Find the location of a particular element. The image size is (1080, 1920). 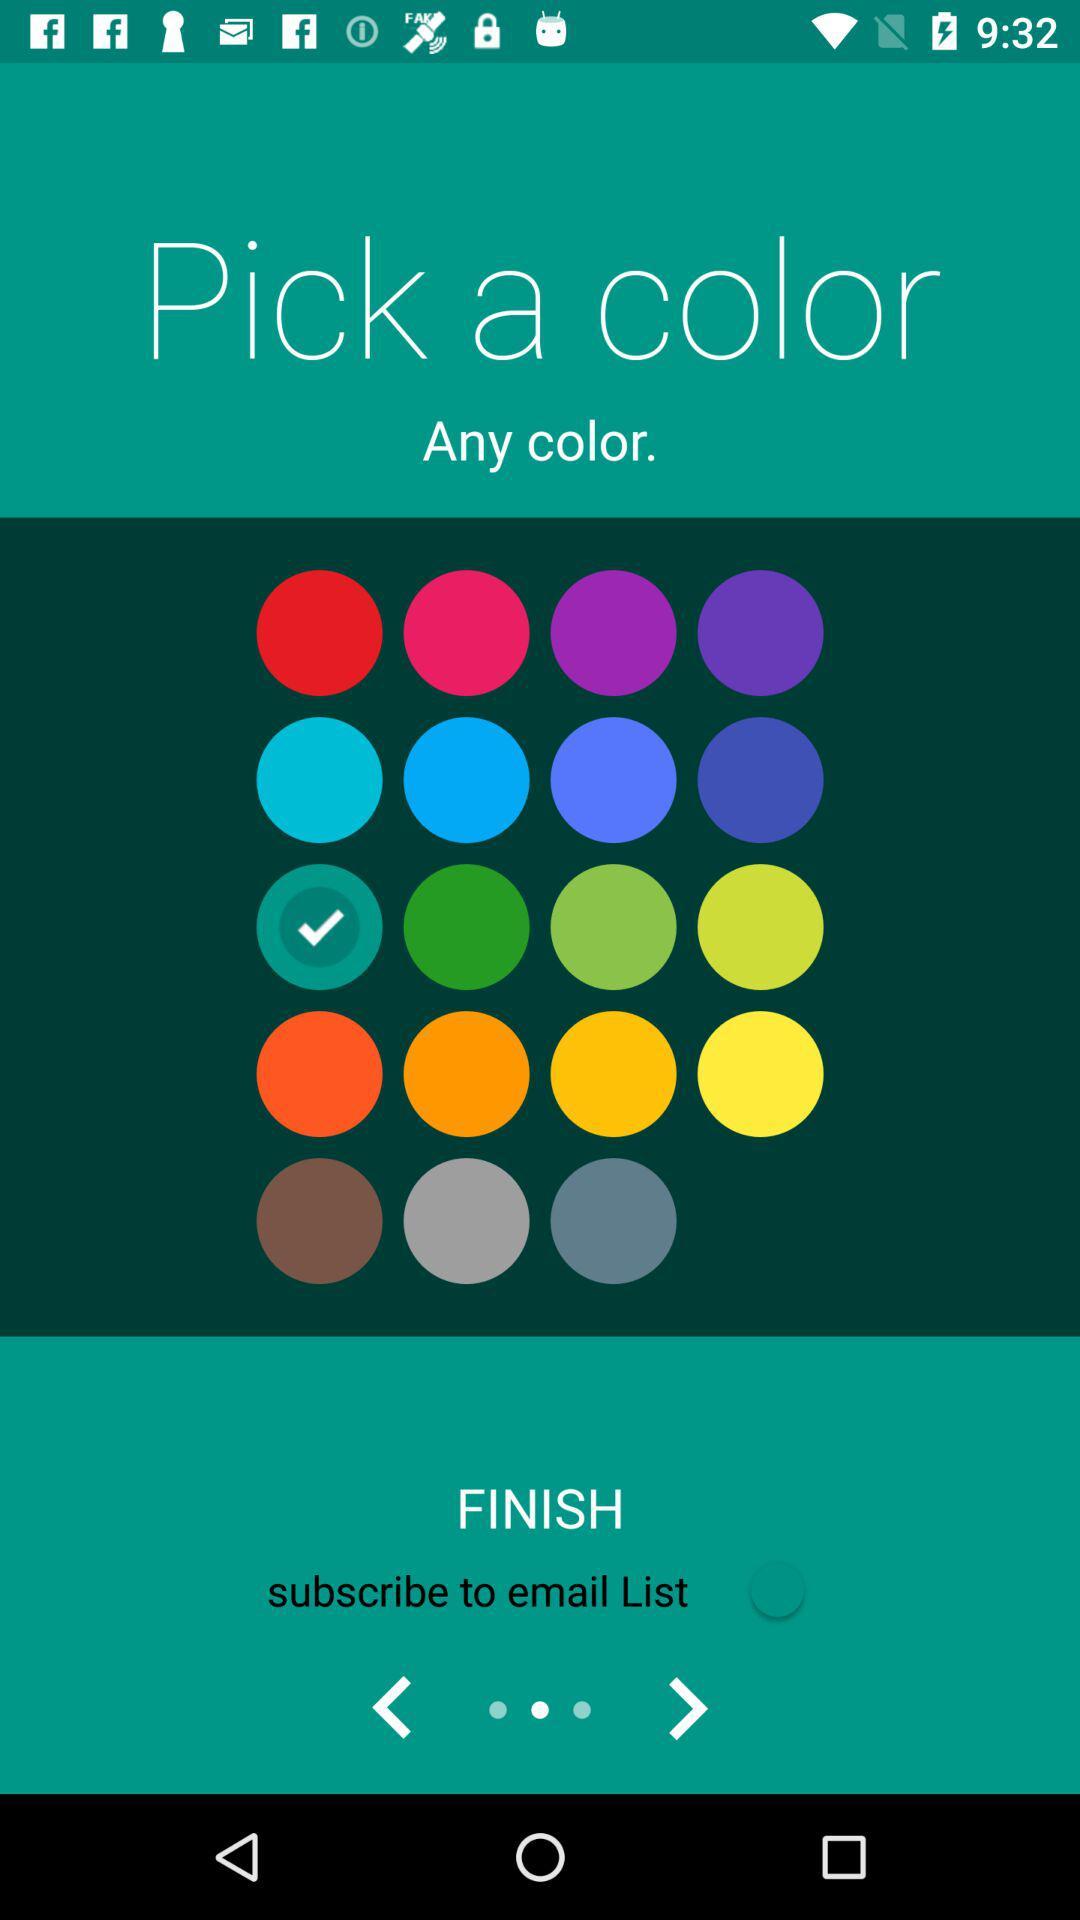

the arrow_forward icon is located at coordinates (685, 1708).